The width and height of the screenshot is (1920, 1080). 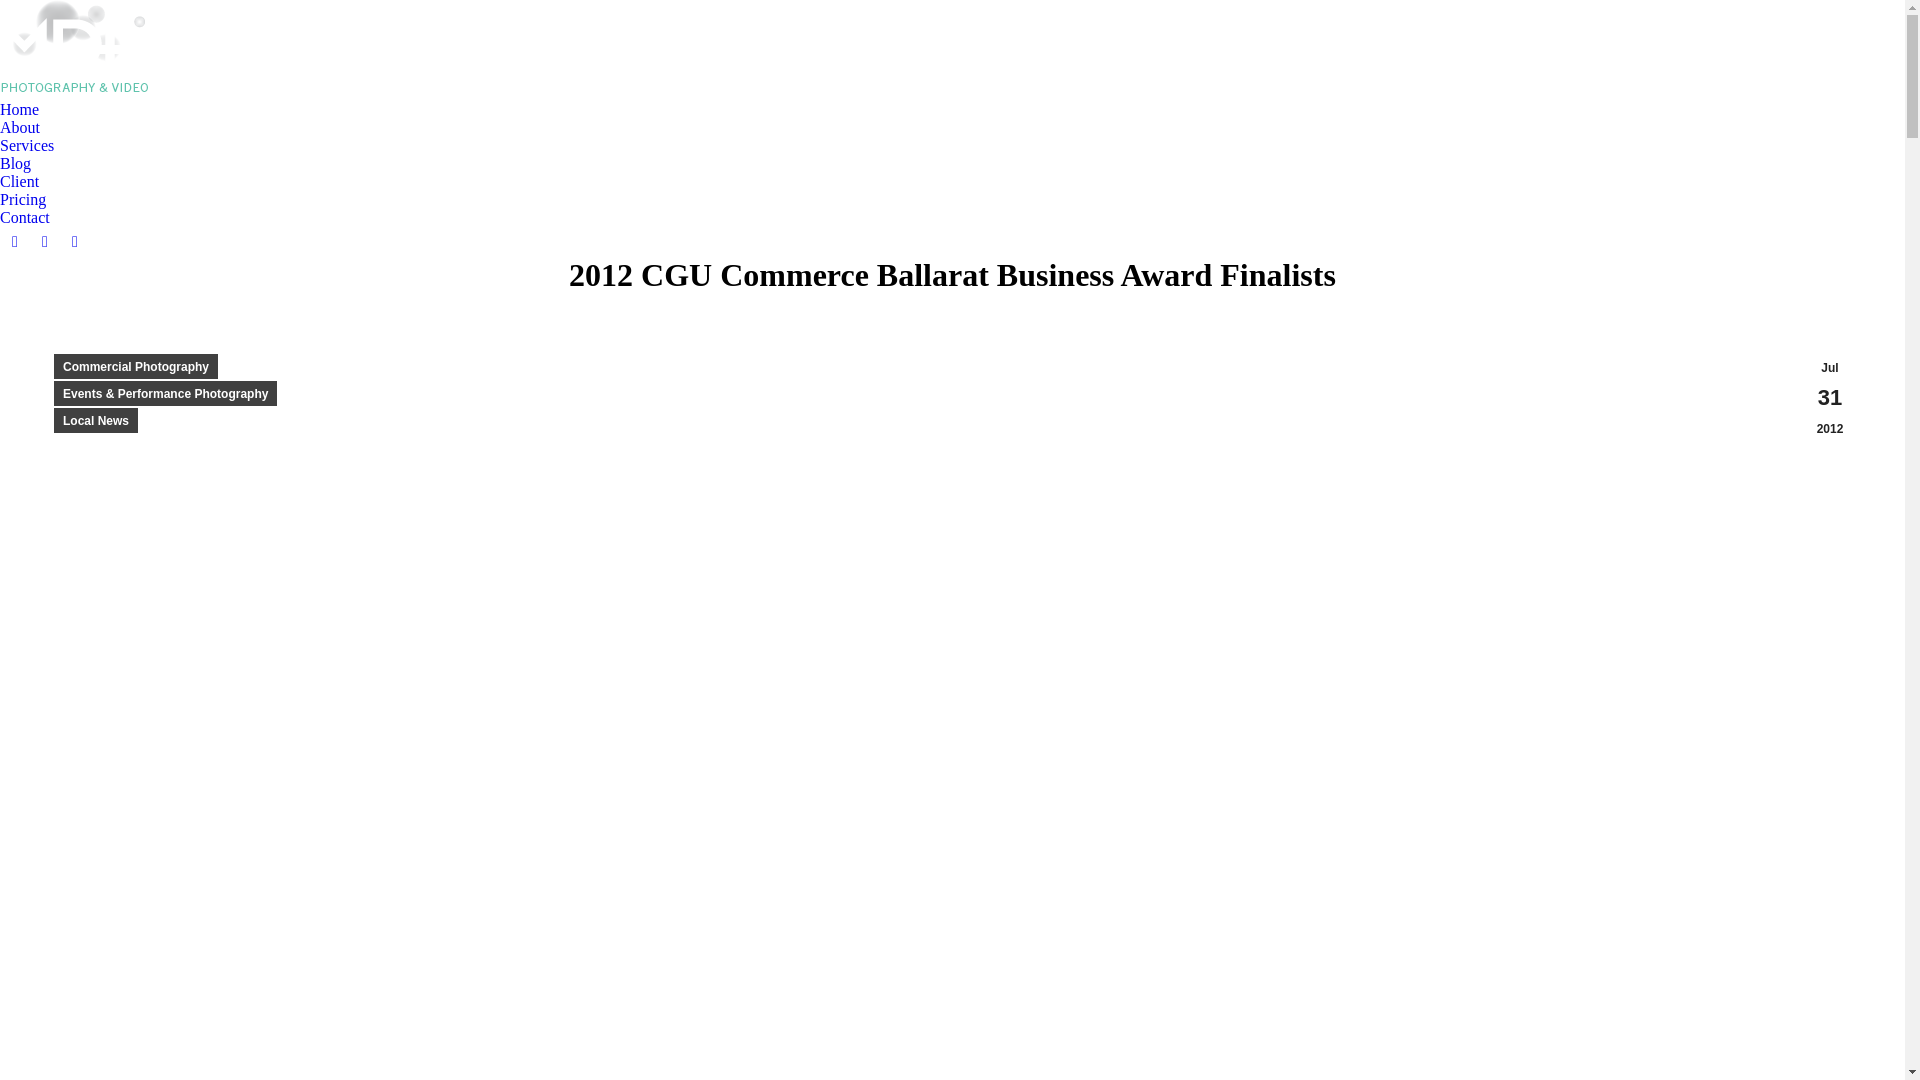 I want to click on 'Commercial Photography', so click(x=134, y=366).